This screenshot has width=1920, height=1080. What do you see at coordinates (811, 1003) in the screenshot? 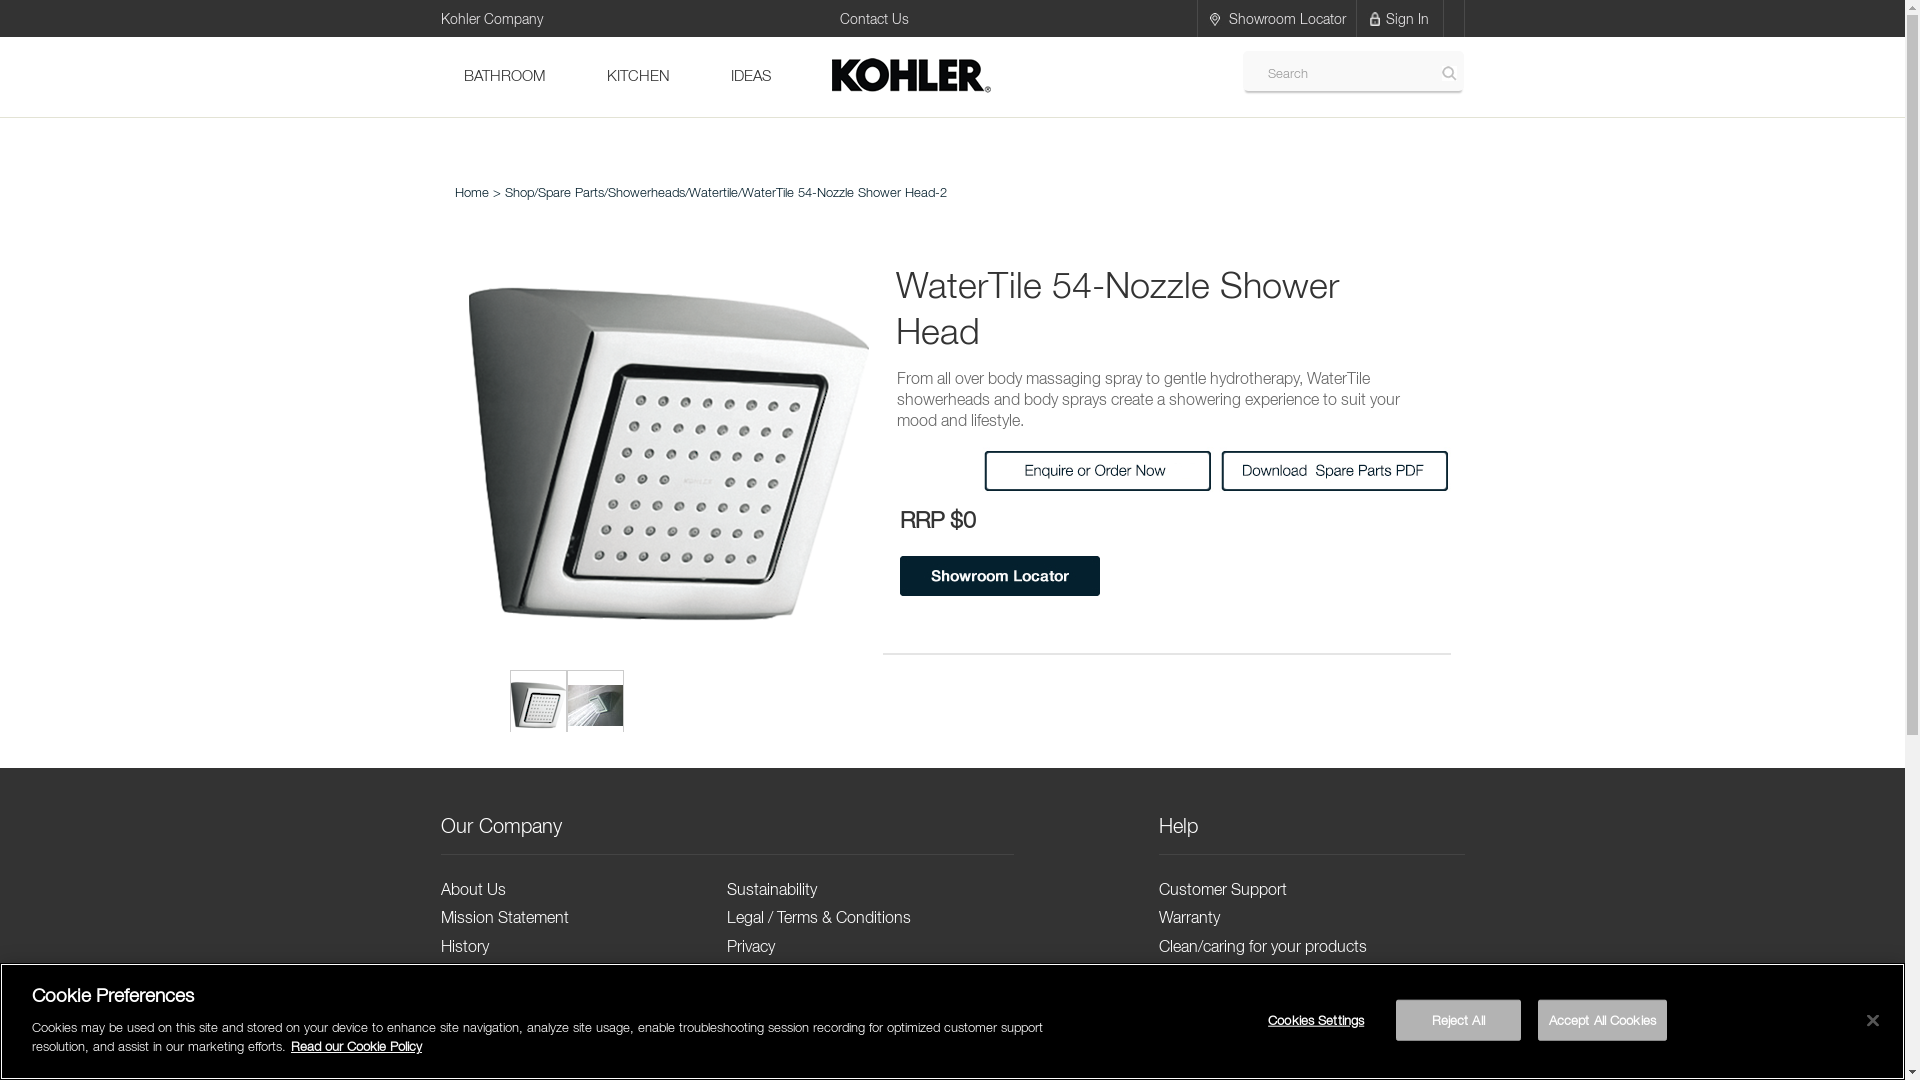
I see `'Subject Access Request'` at bounding box center [811, 1003].